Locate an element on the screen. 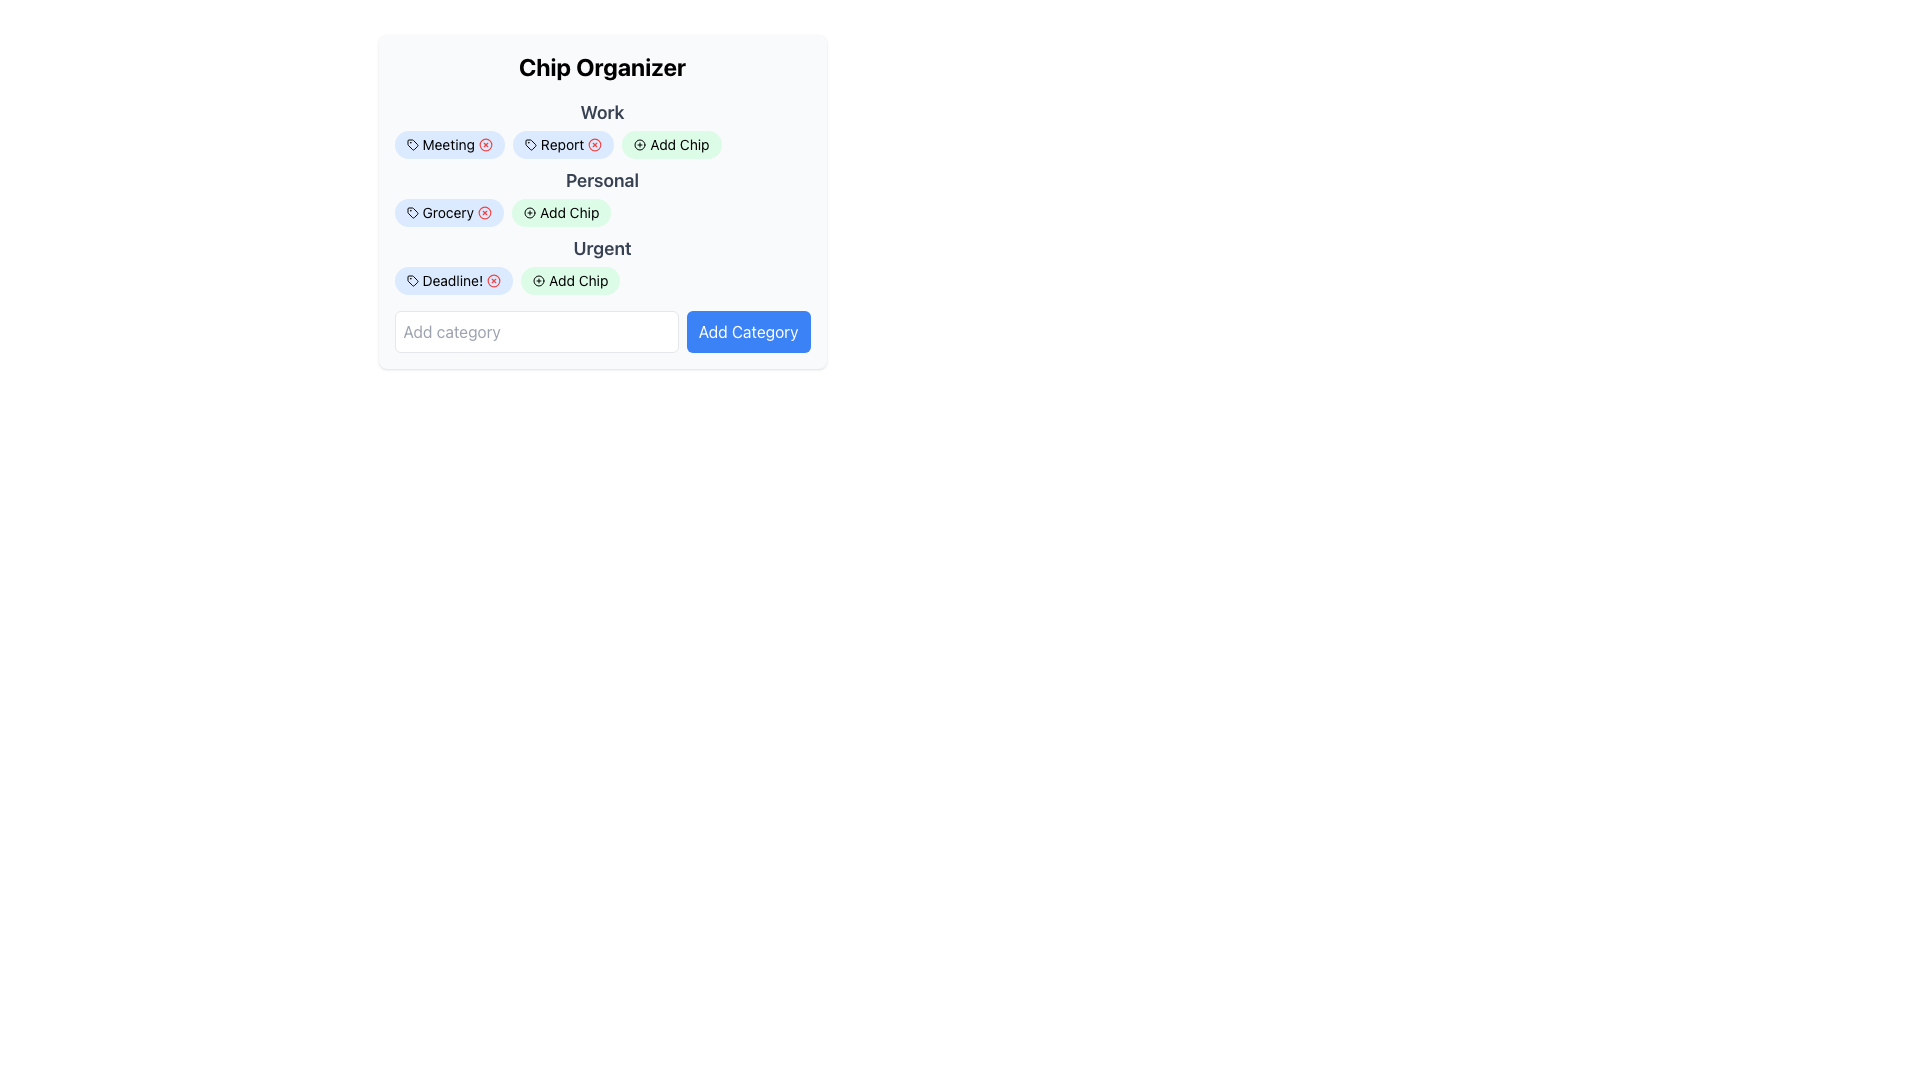 The height and width of the screenshot is (1080, 1920). the small tag-shaped icon within the 'Meeting' chip component located on the left side under the 'Work' category is located at coordinates (411, 144).